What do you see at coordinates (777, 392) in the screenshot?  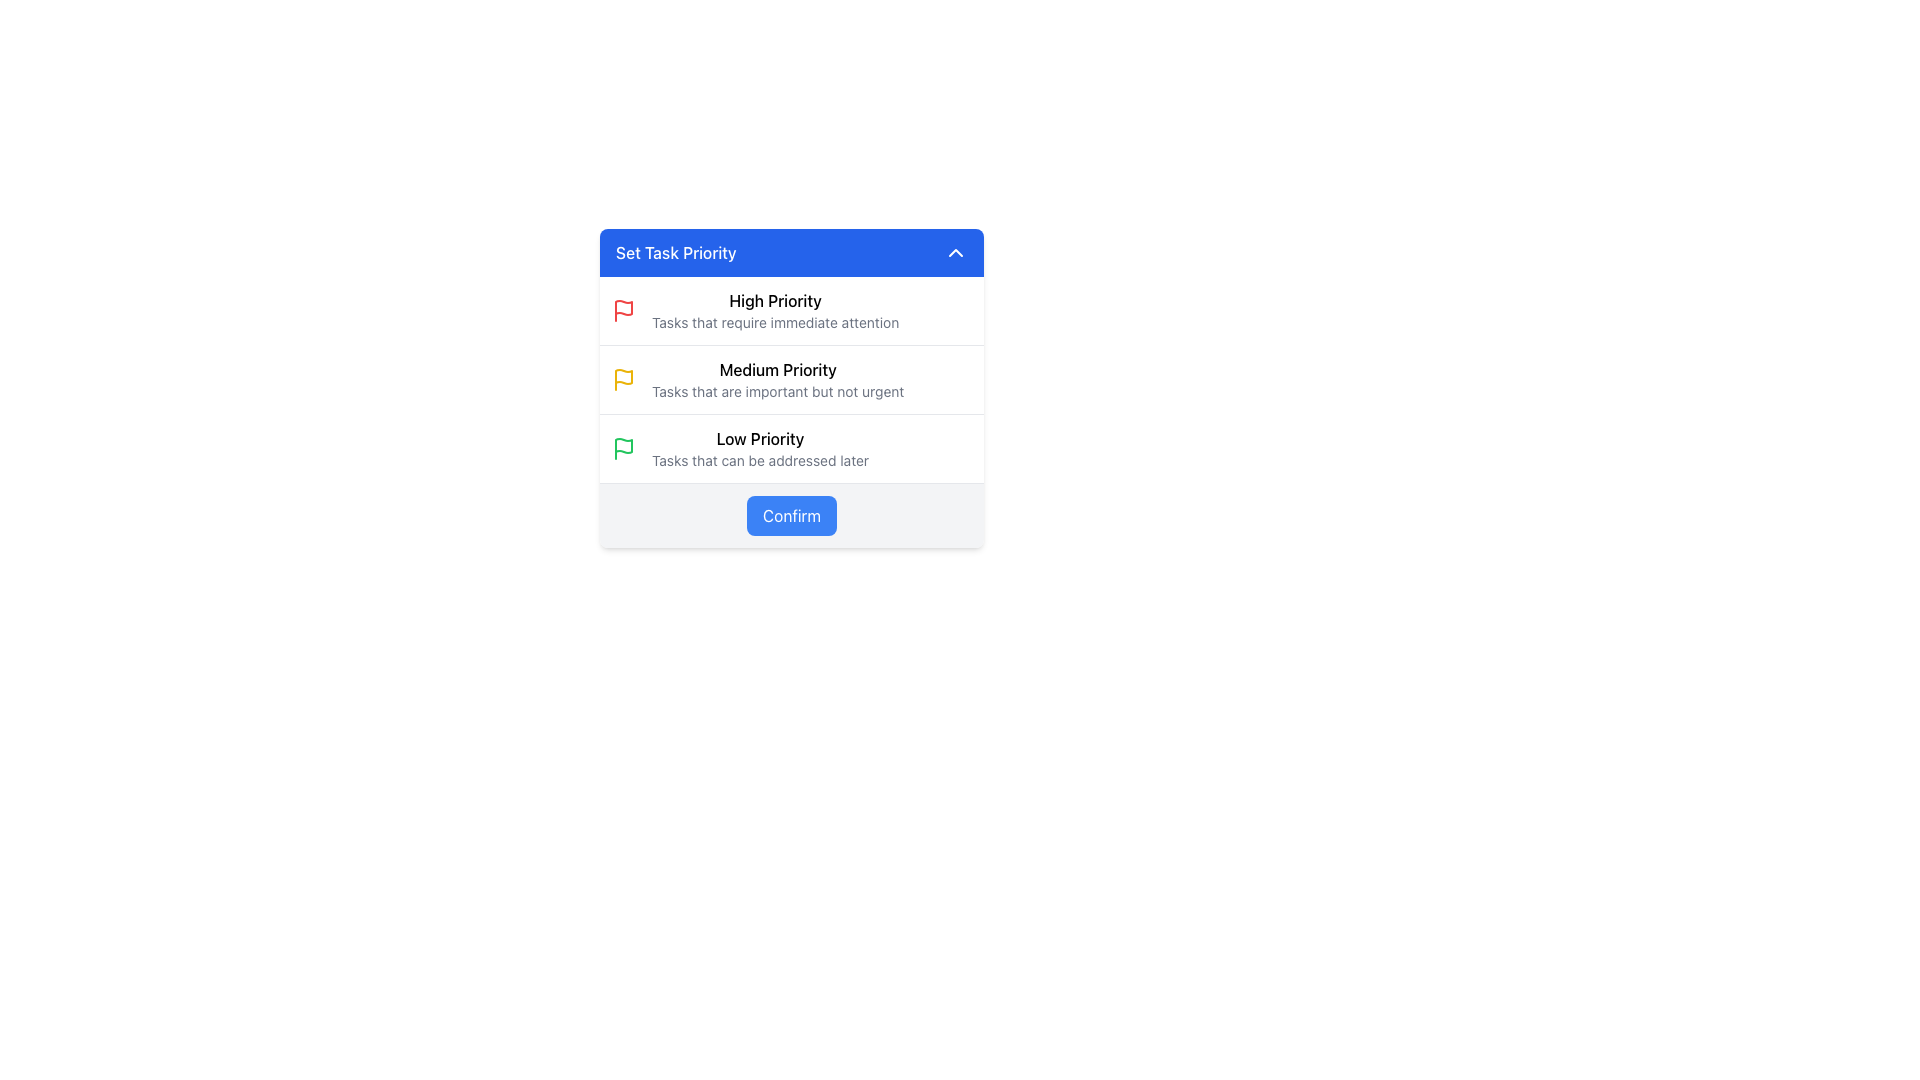 I see `text label providing additional details about the 'Medium Priority' option, located underneath the yellow-flag icon and 'Medium Priority' heading in the 'Set Task Priority' modal interface` at bounding box center [777, 392].